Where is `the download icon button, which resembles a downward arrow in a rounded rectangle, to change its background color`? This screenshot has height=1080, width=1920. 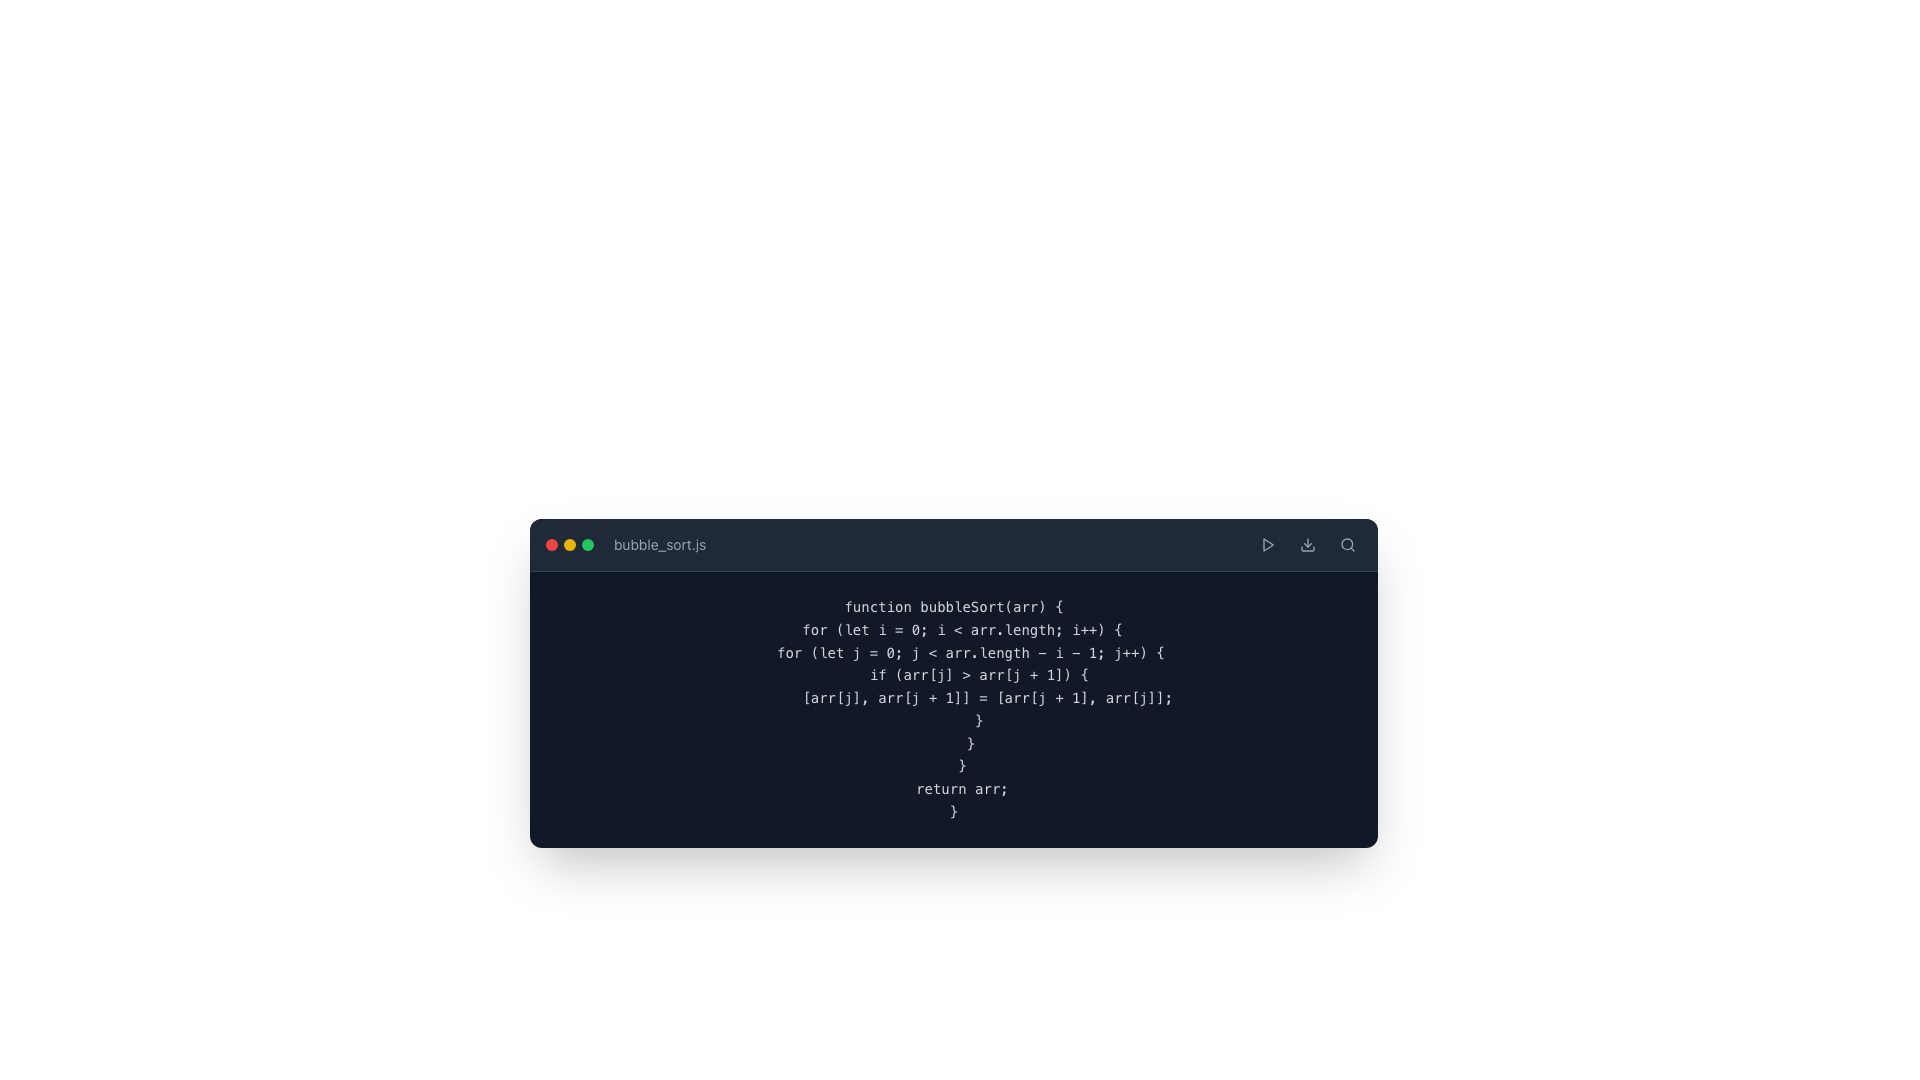
the download icon button, which resembles a downward arrow in a rounded rectangle, to change its background color is located at coordinates (1308, 544).